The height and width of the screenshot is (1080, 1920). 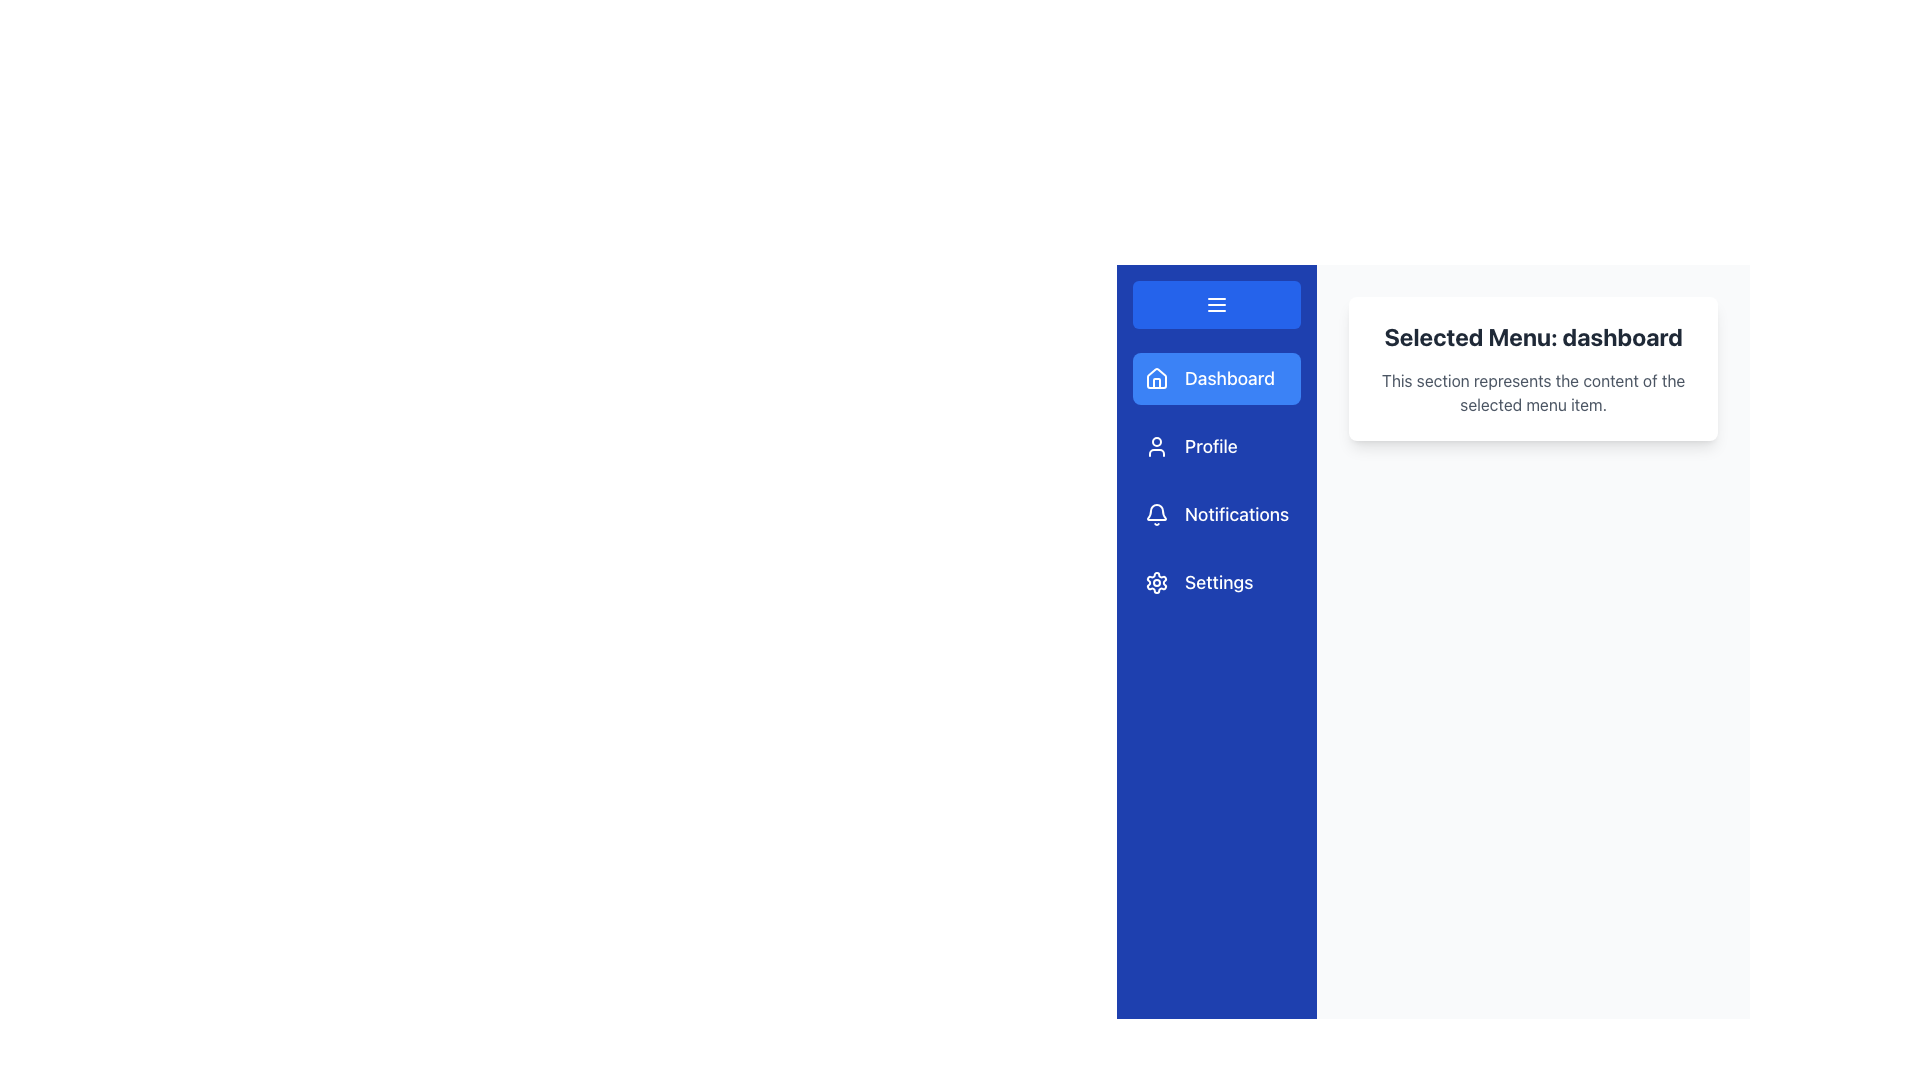 I want to click on text label displaying 'Dashboard' located on the left navigation panel, right next to the house-shaped icon in the blue background menu, so click(x=1228, y=378).